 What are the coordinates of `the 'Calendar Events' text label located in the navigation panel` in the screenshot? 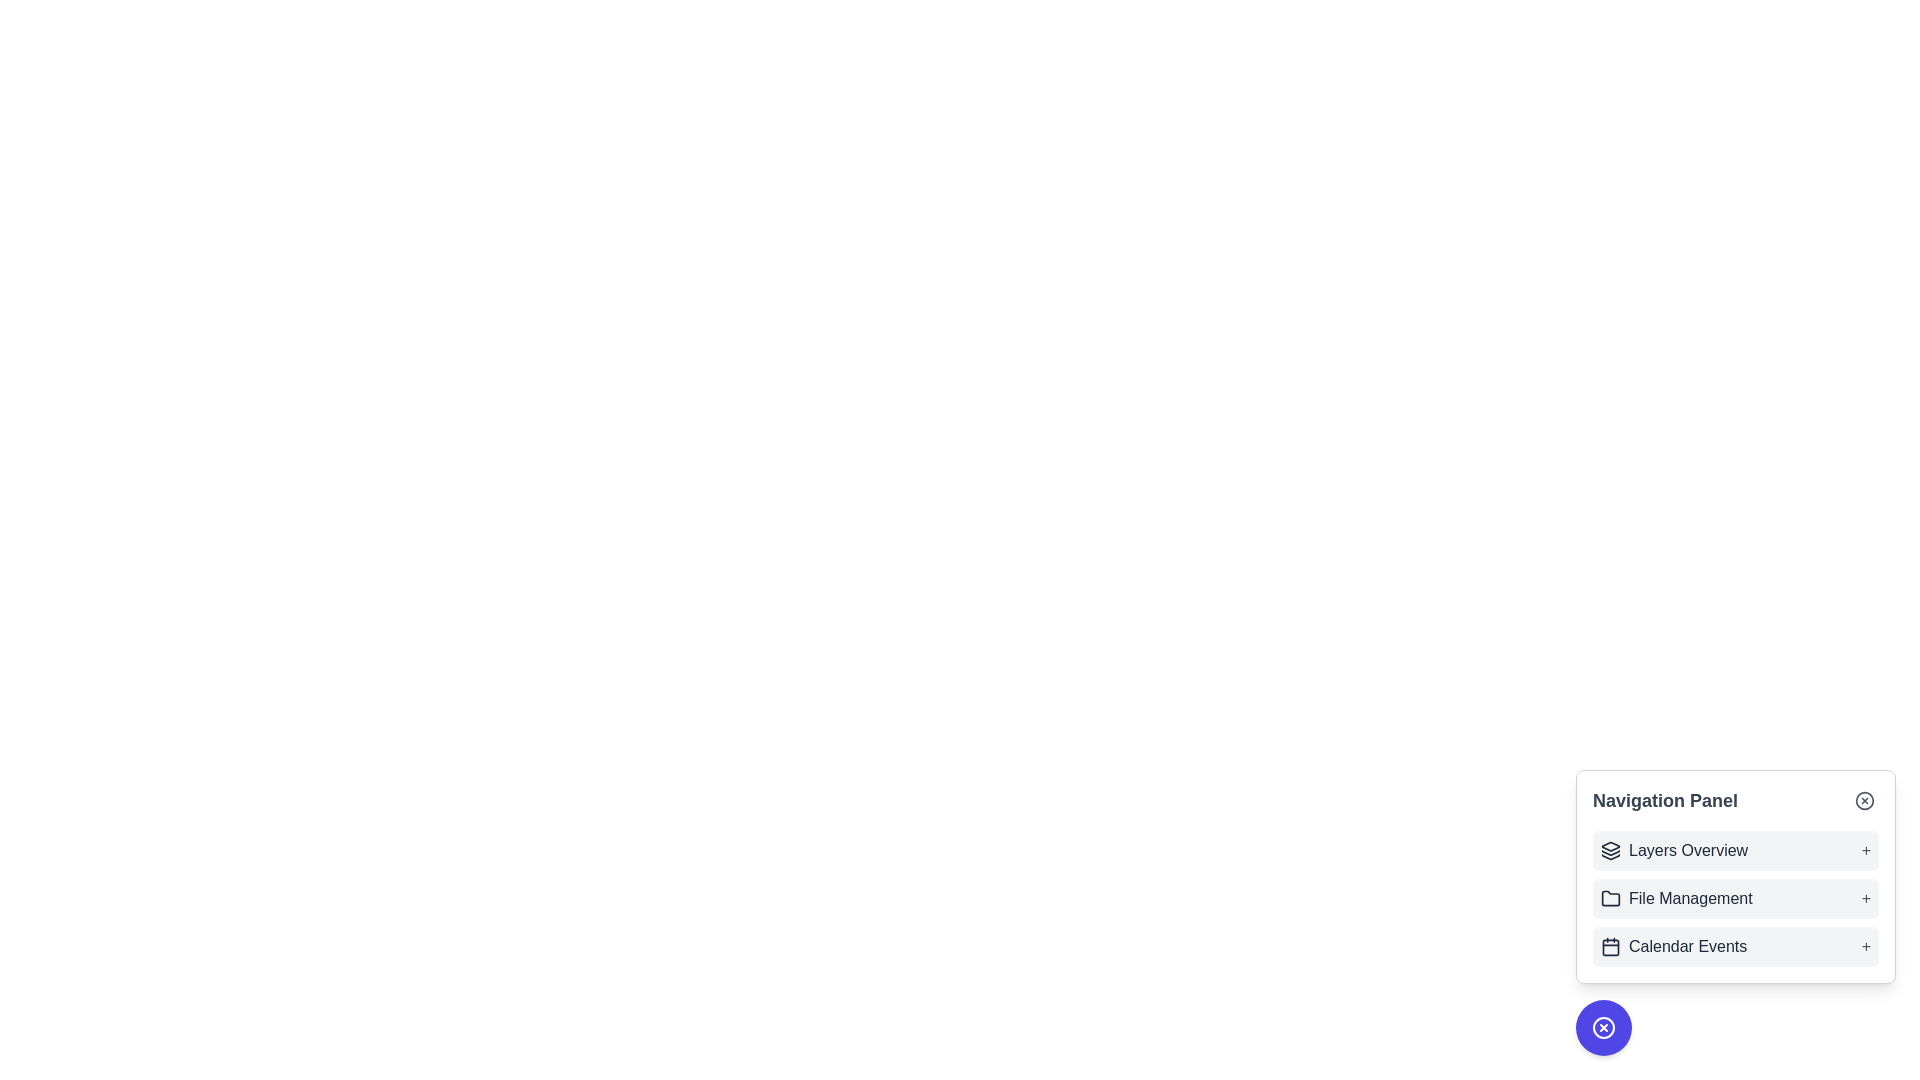 It's located at (1687, 946).